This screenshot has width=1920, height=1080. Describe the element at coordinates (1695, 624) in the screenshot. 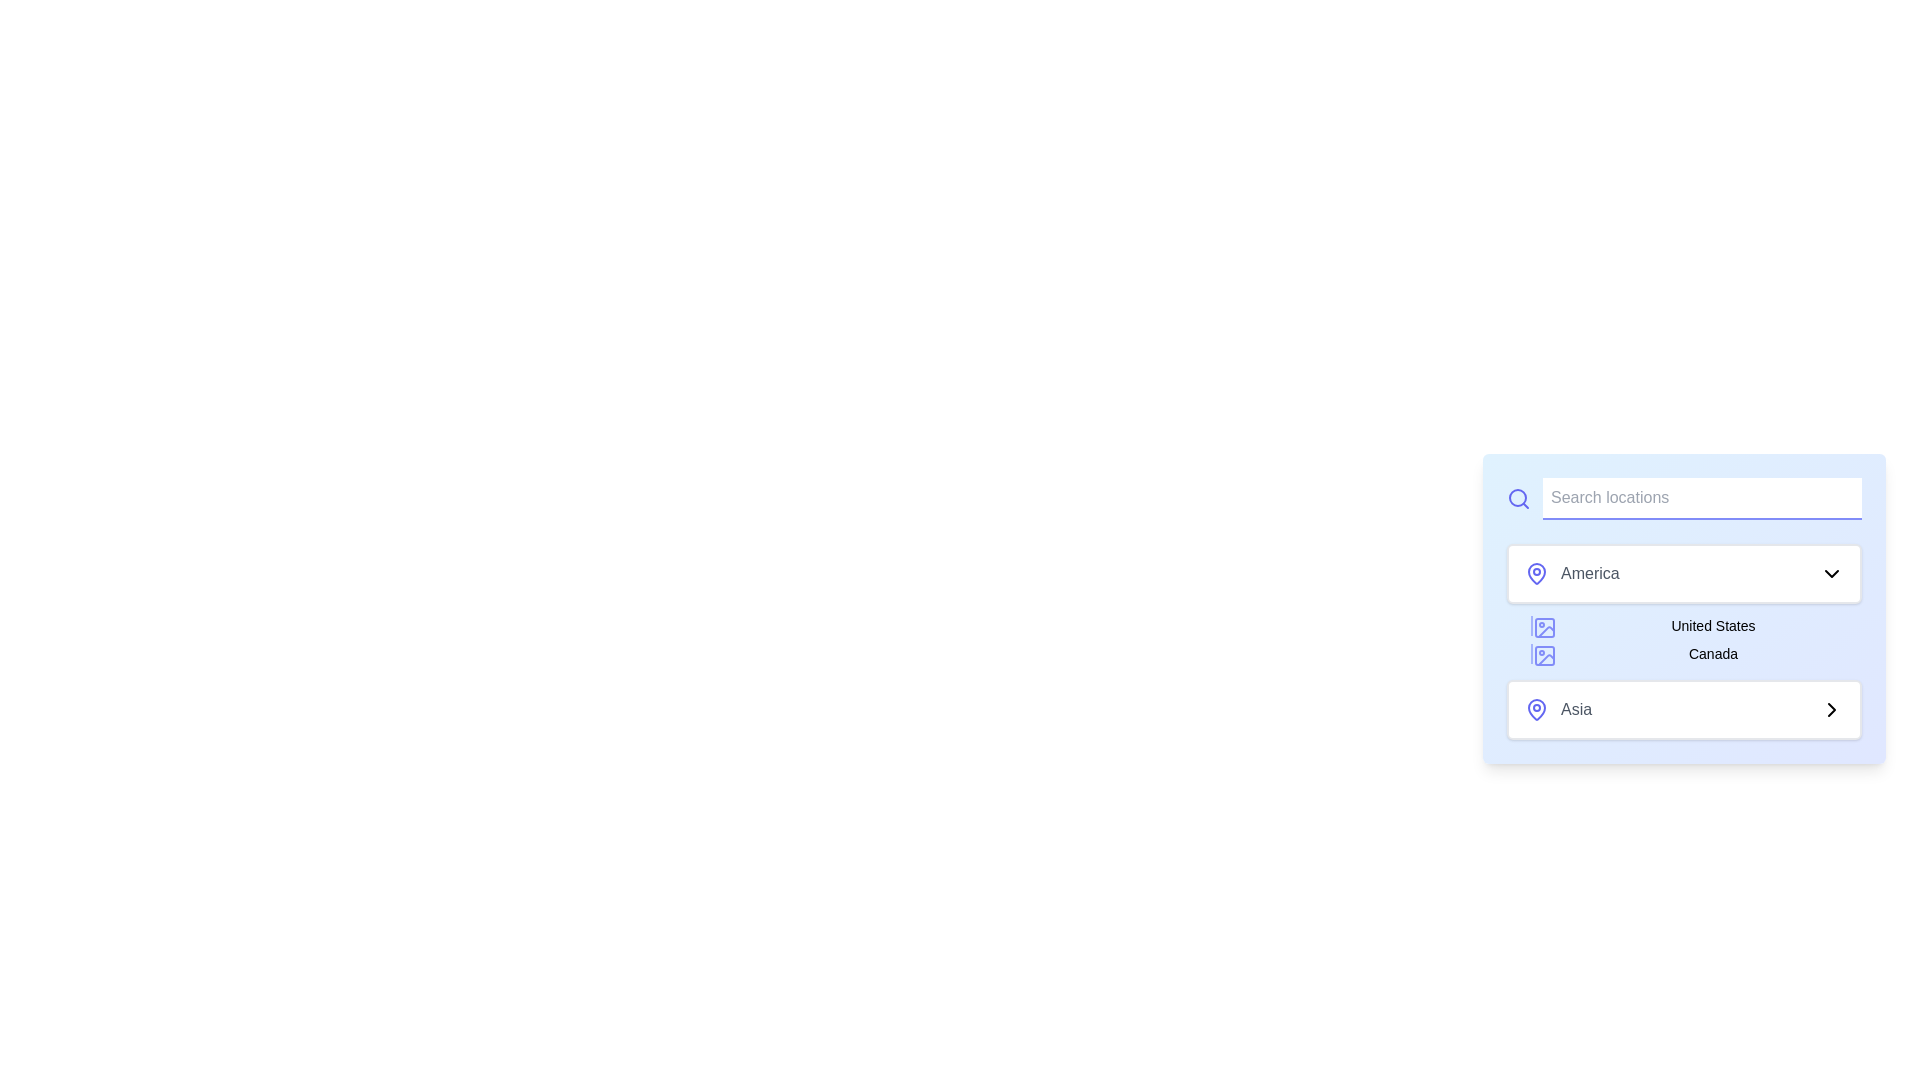

I see `the 'United States' menu option, which is the first item in the list under the 'America' dropdown` at that location.